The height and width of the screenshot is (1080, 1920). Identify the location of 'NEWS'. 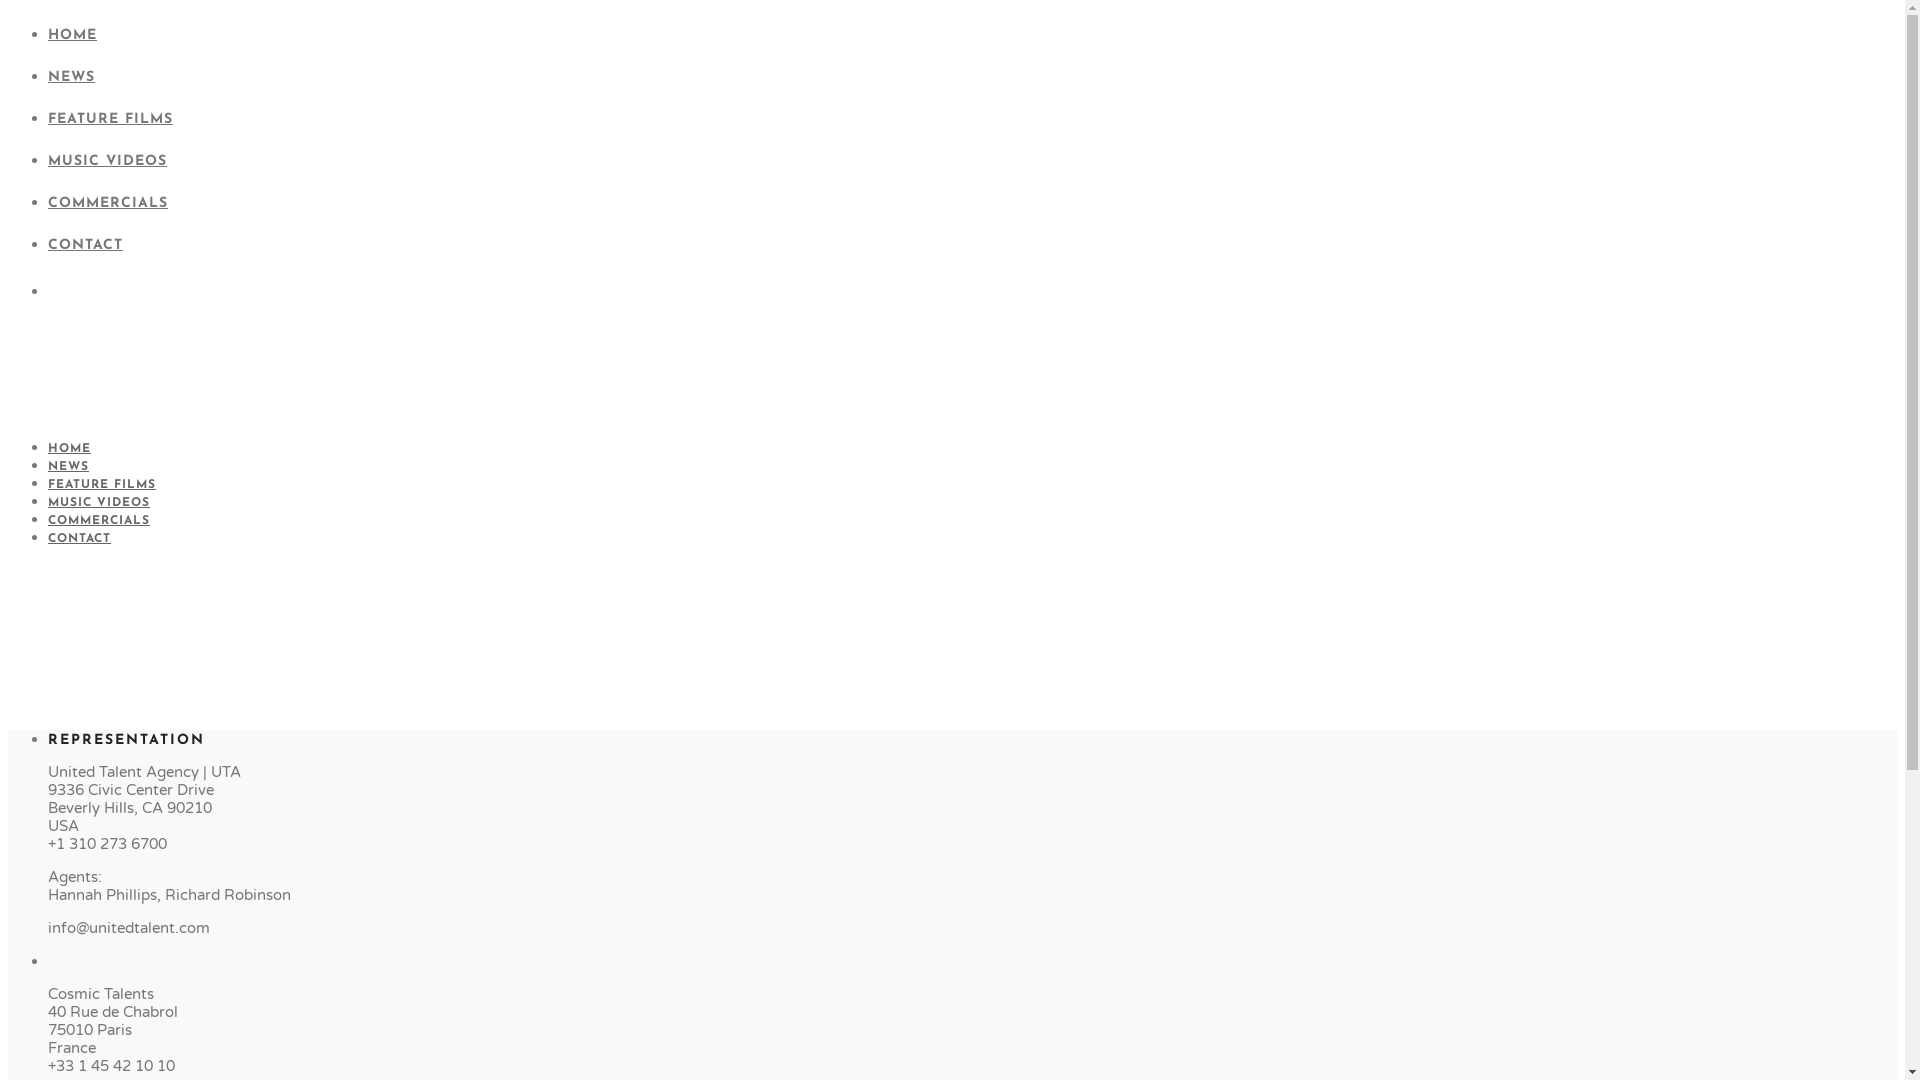
(68, 466).